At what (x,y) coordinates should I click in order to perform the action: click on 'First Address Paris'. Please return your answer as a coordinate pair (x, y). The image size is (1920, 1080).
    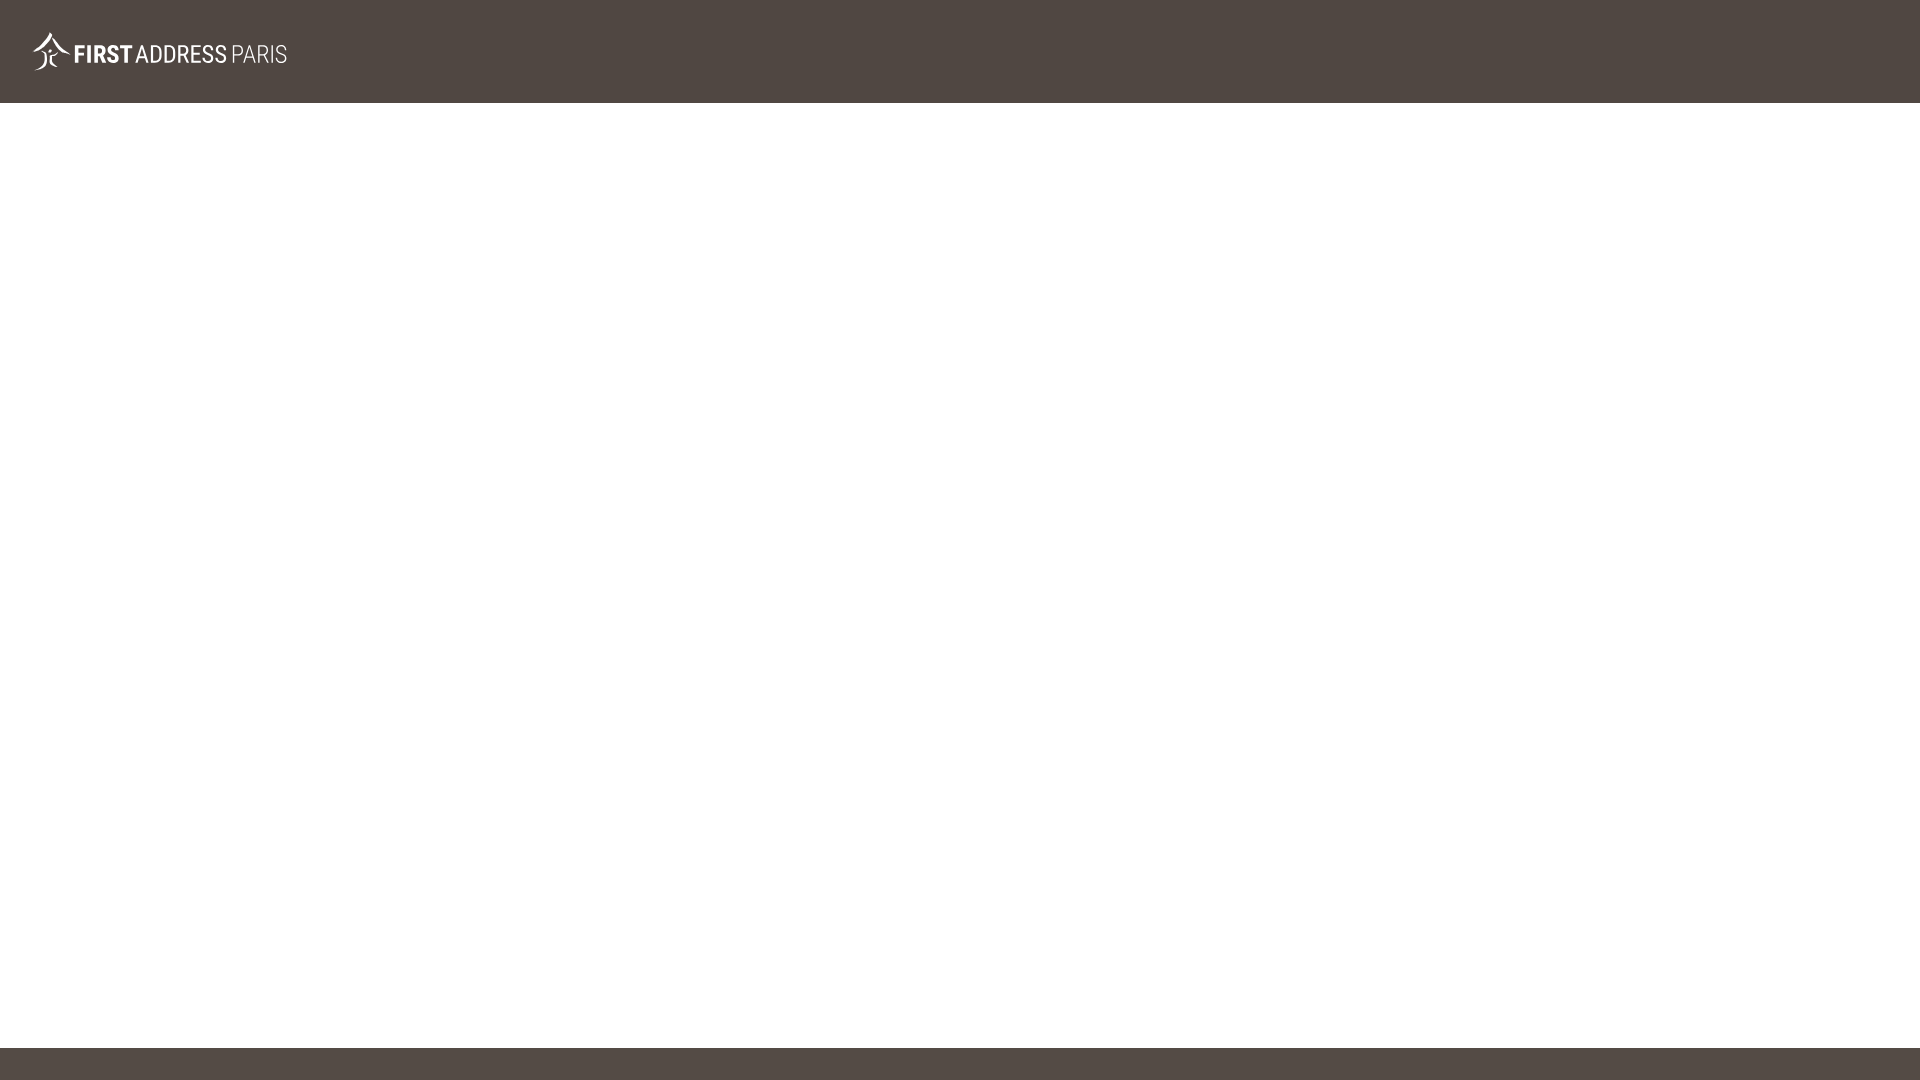
    Looking at the image, I should click on (32, 50).